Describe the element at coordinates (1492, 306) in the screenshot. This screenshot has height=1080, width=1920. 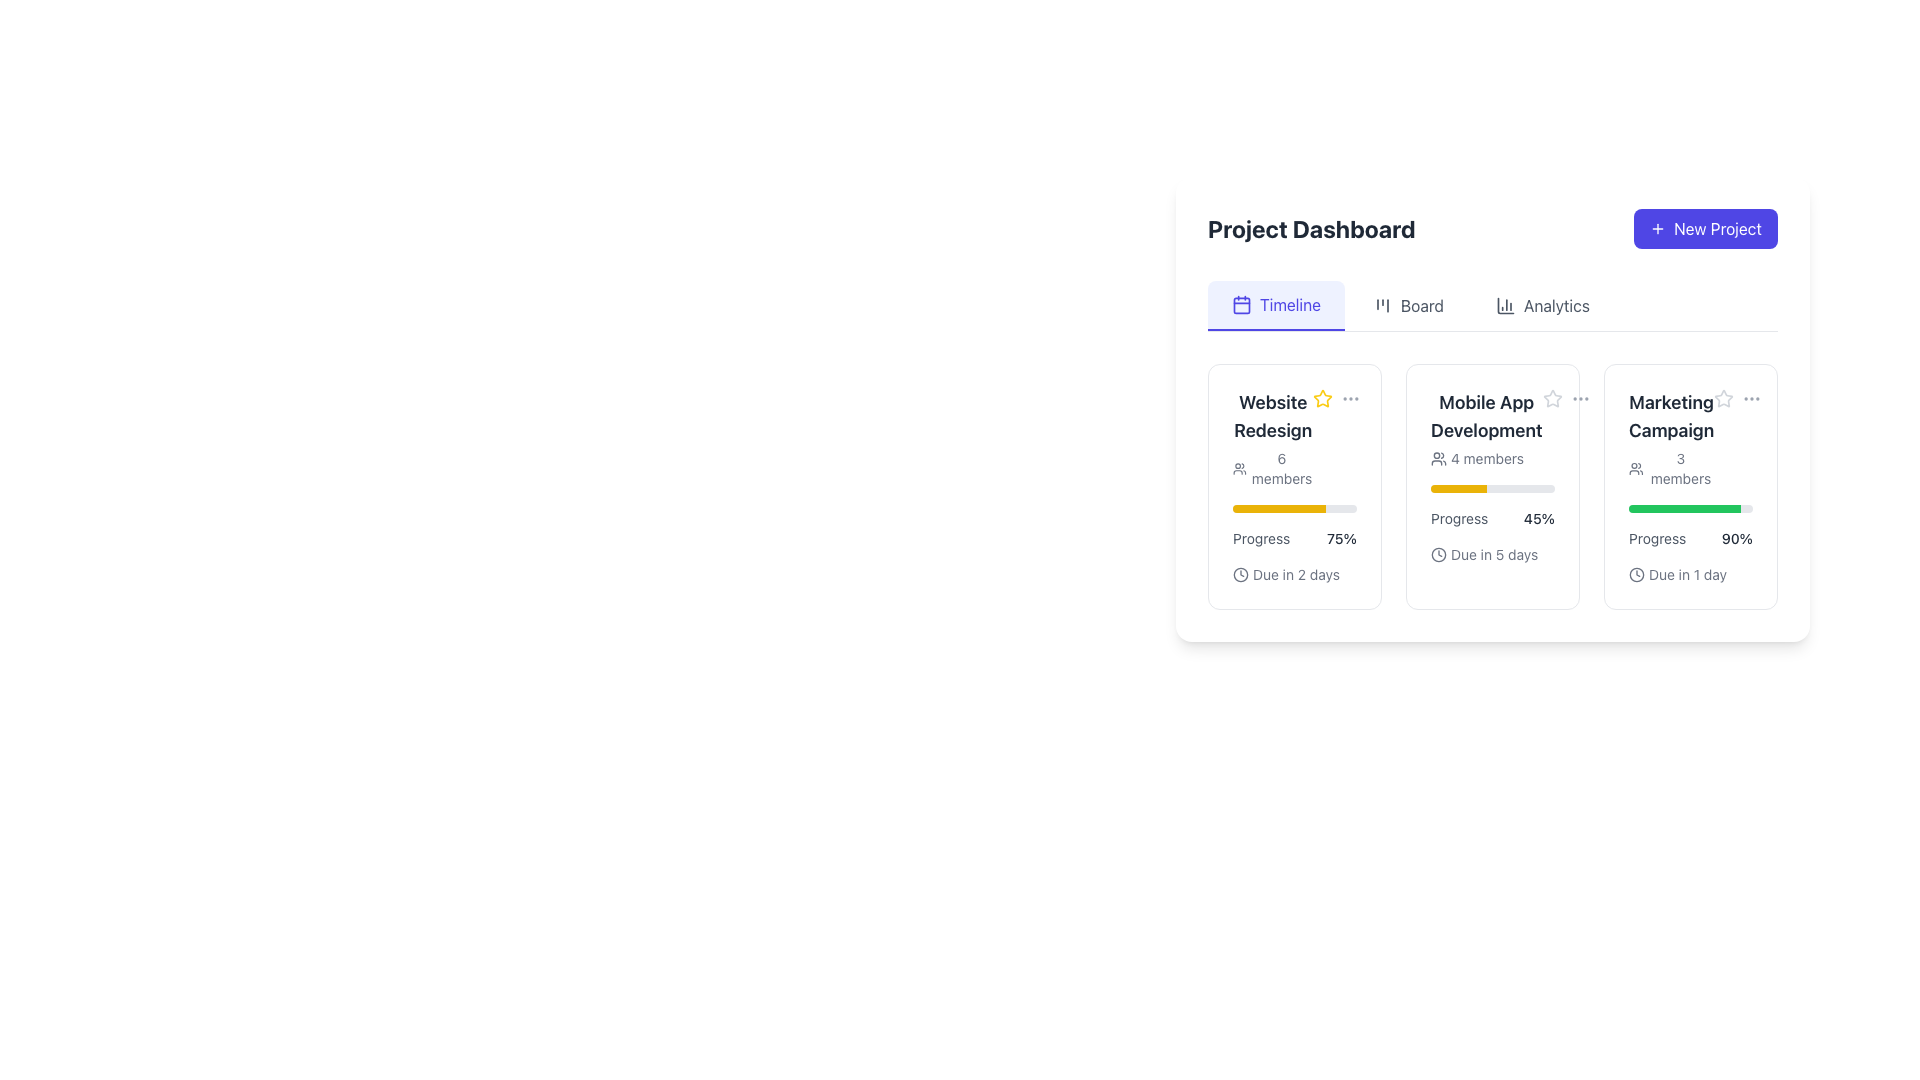
I see `the 'Timeline', 'Board', or 'Analytics' link in the Navigation menu to trigger tooltip or hover effects` at that location.